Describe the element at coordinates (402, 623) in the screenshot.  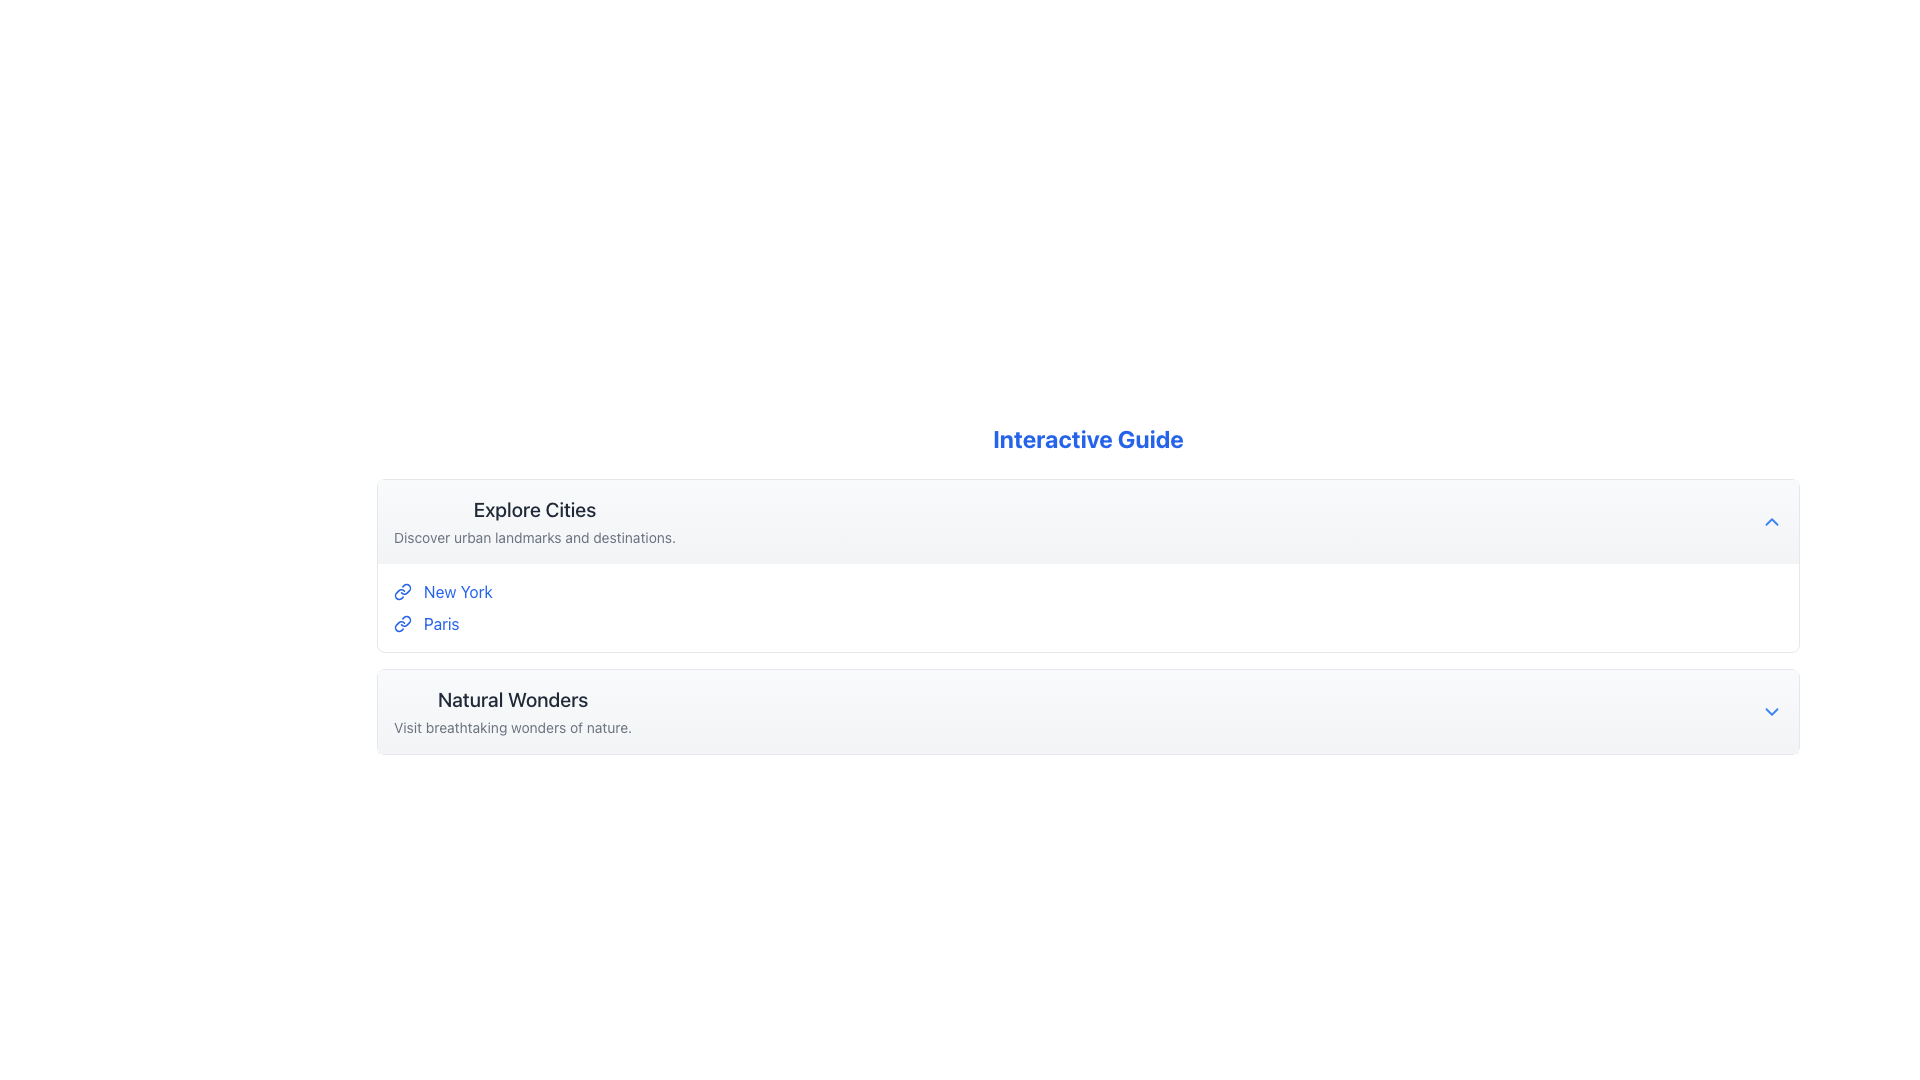
I see `the hyperlink indicator icon located to the left of the text 'Paris' in the 'Explore Cities' section` at that location.